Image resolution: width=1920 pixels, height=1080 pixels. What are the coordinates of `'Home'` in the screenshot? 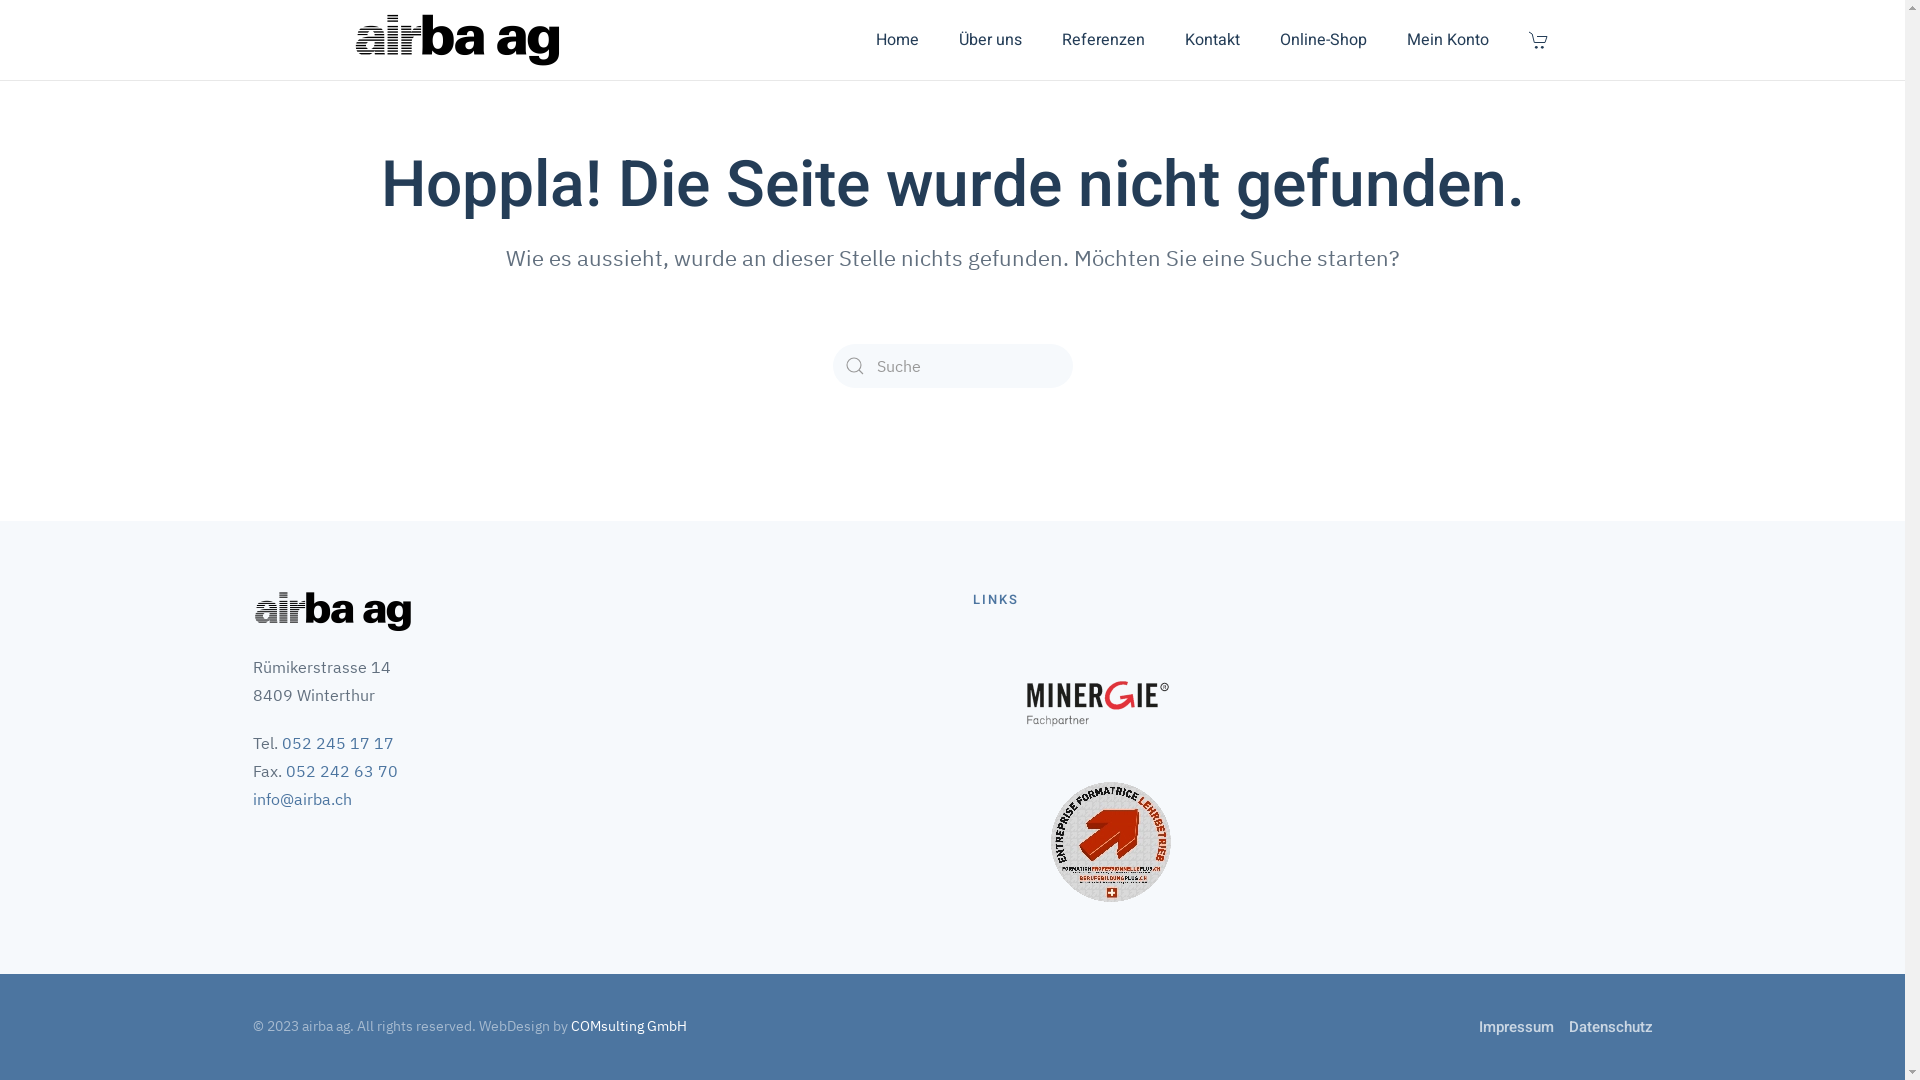 It's located at (896, 39).